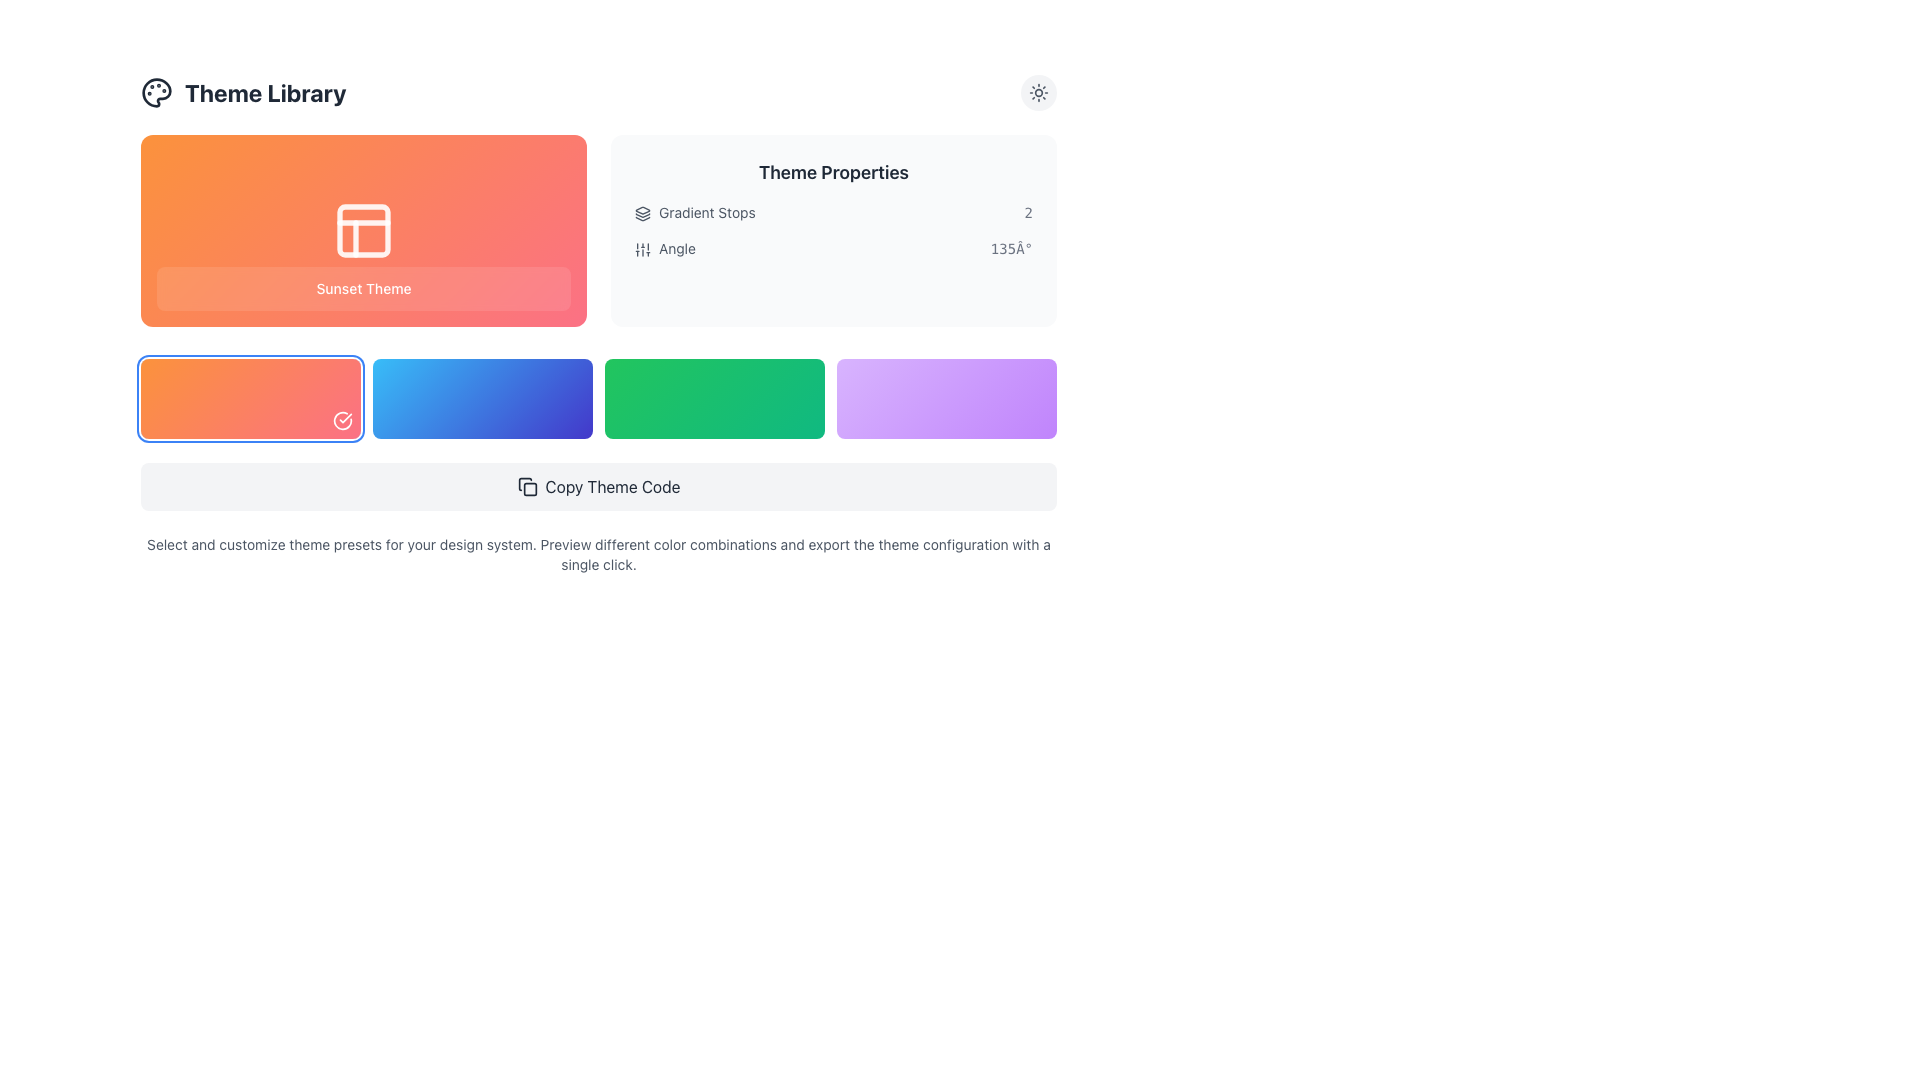 The width and height of the screenshot is (1920, 1080). Describe the element at coordinates (264, 92) in the screenshot. I see `the text element that contains the bold text 'Theme Library', which is styled in a large font size and located at the top of the interface` at that location.